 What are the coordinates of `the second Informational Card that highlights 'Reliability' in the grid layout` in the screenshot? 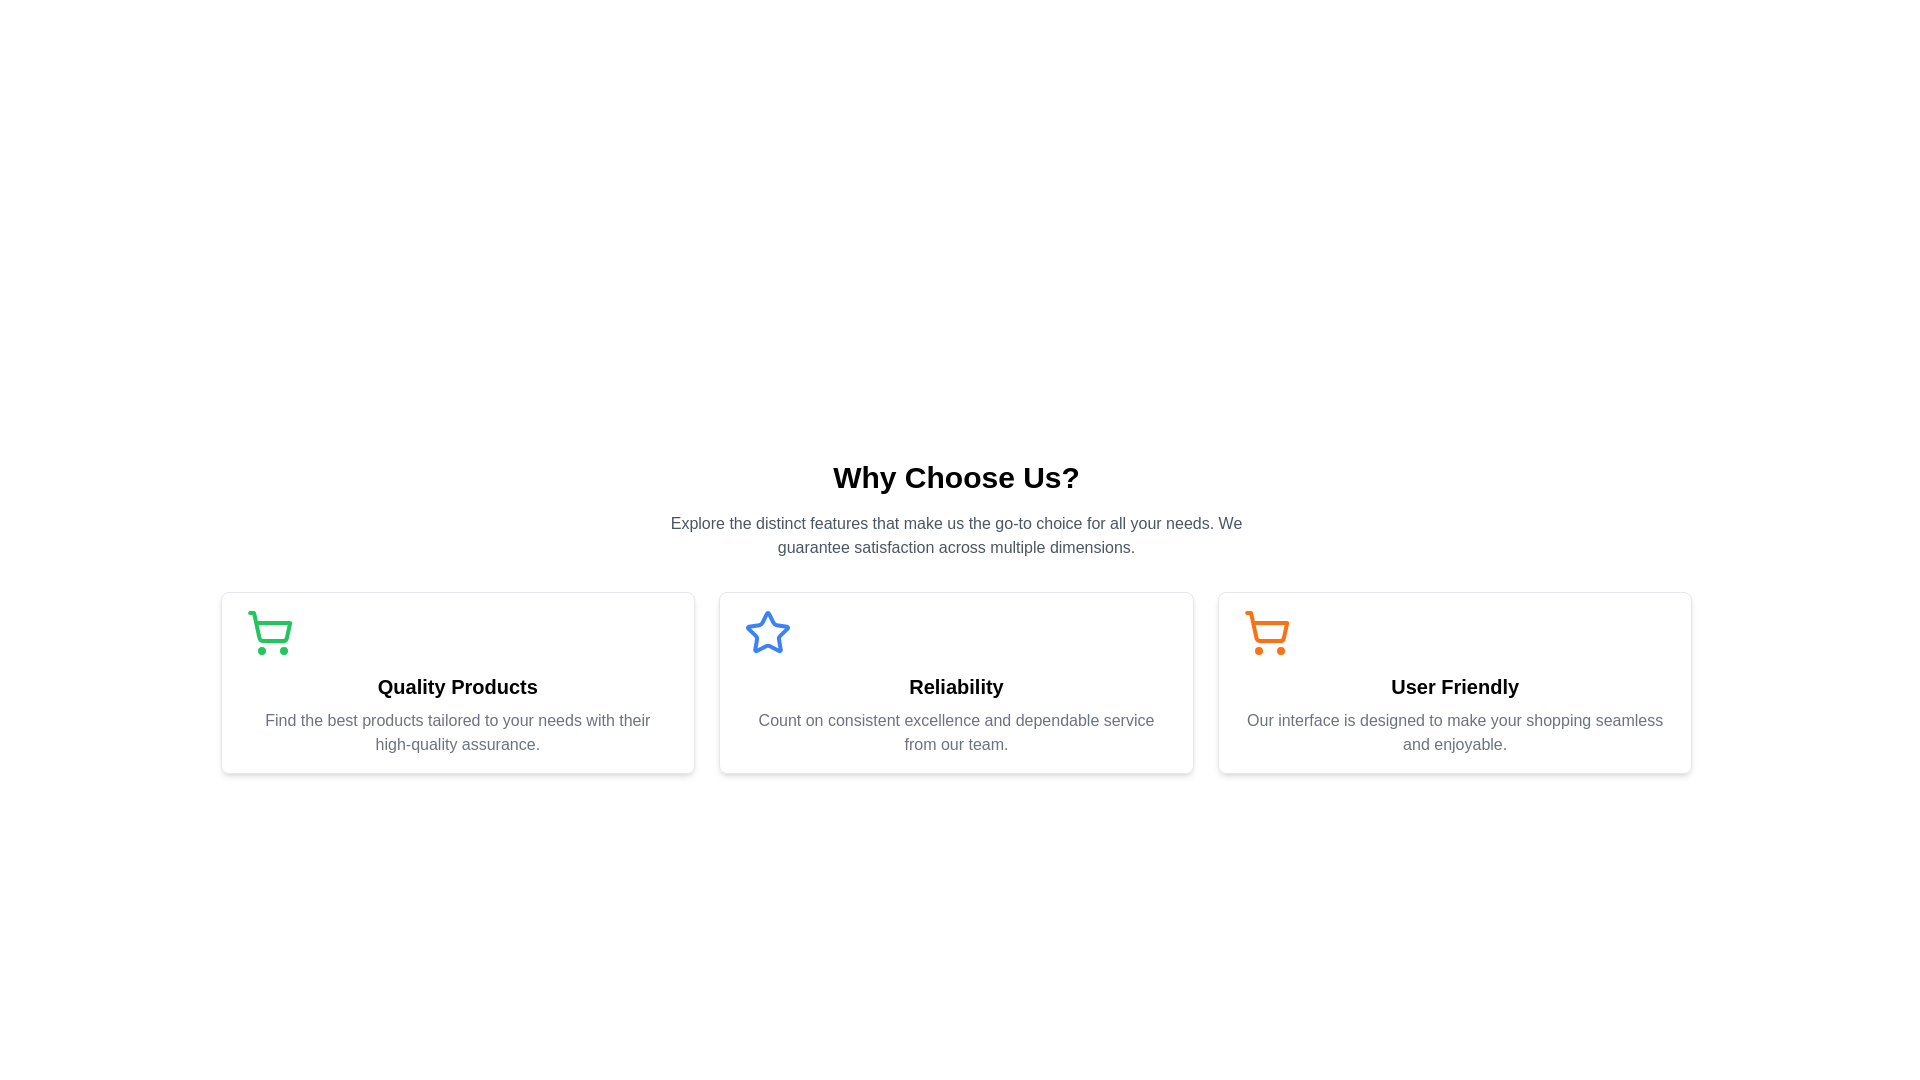 It's located at (955, 681).